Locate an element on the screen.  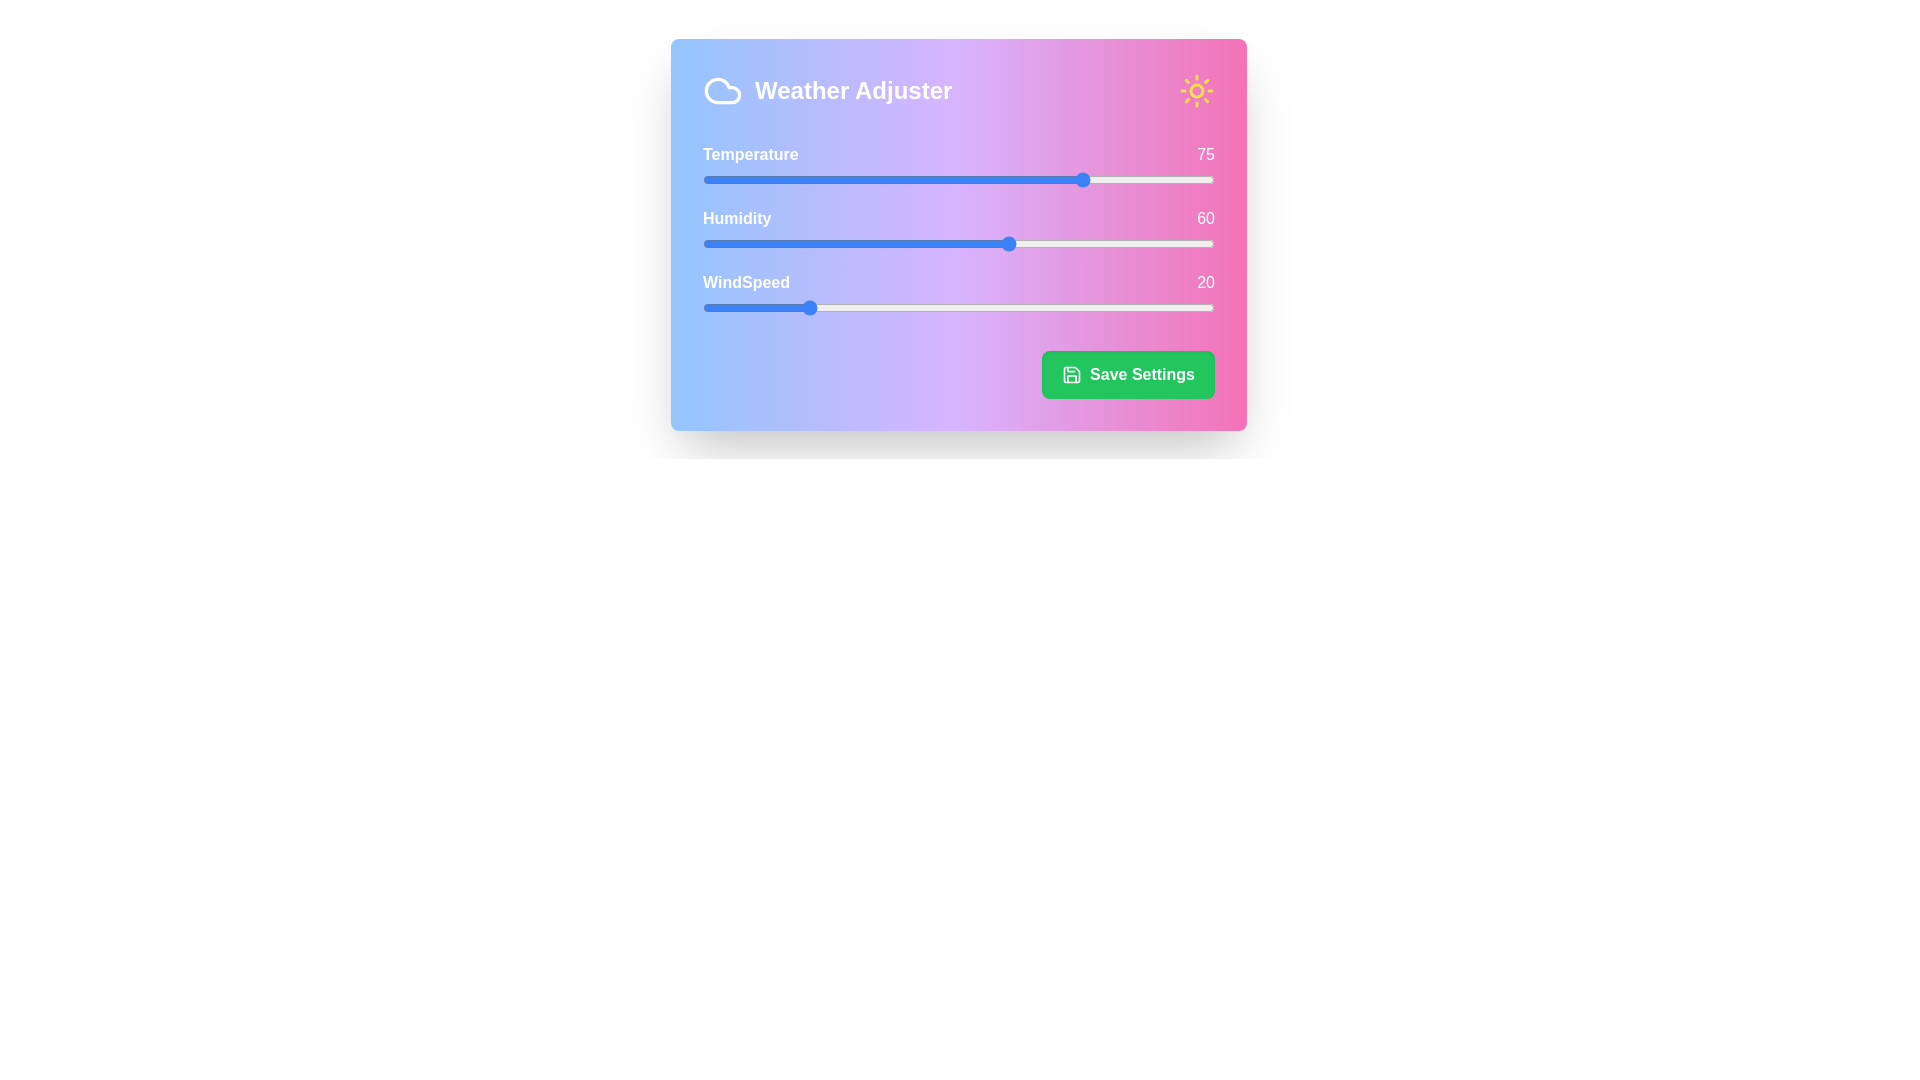
the temperature slider is located at coordinates (768, 180).